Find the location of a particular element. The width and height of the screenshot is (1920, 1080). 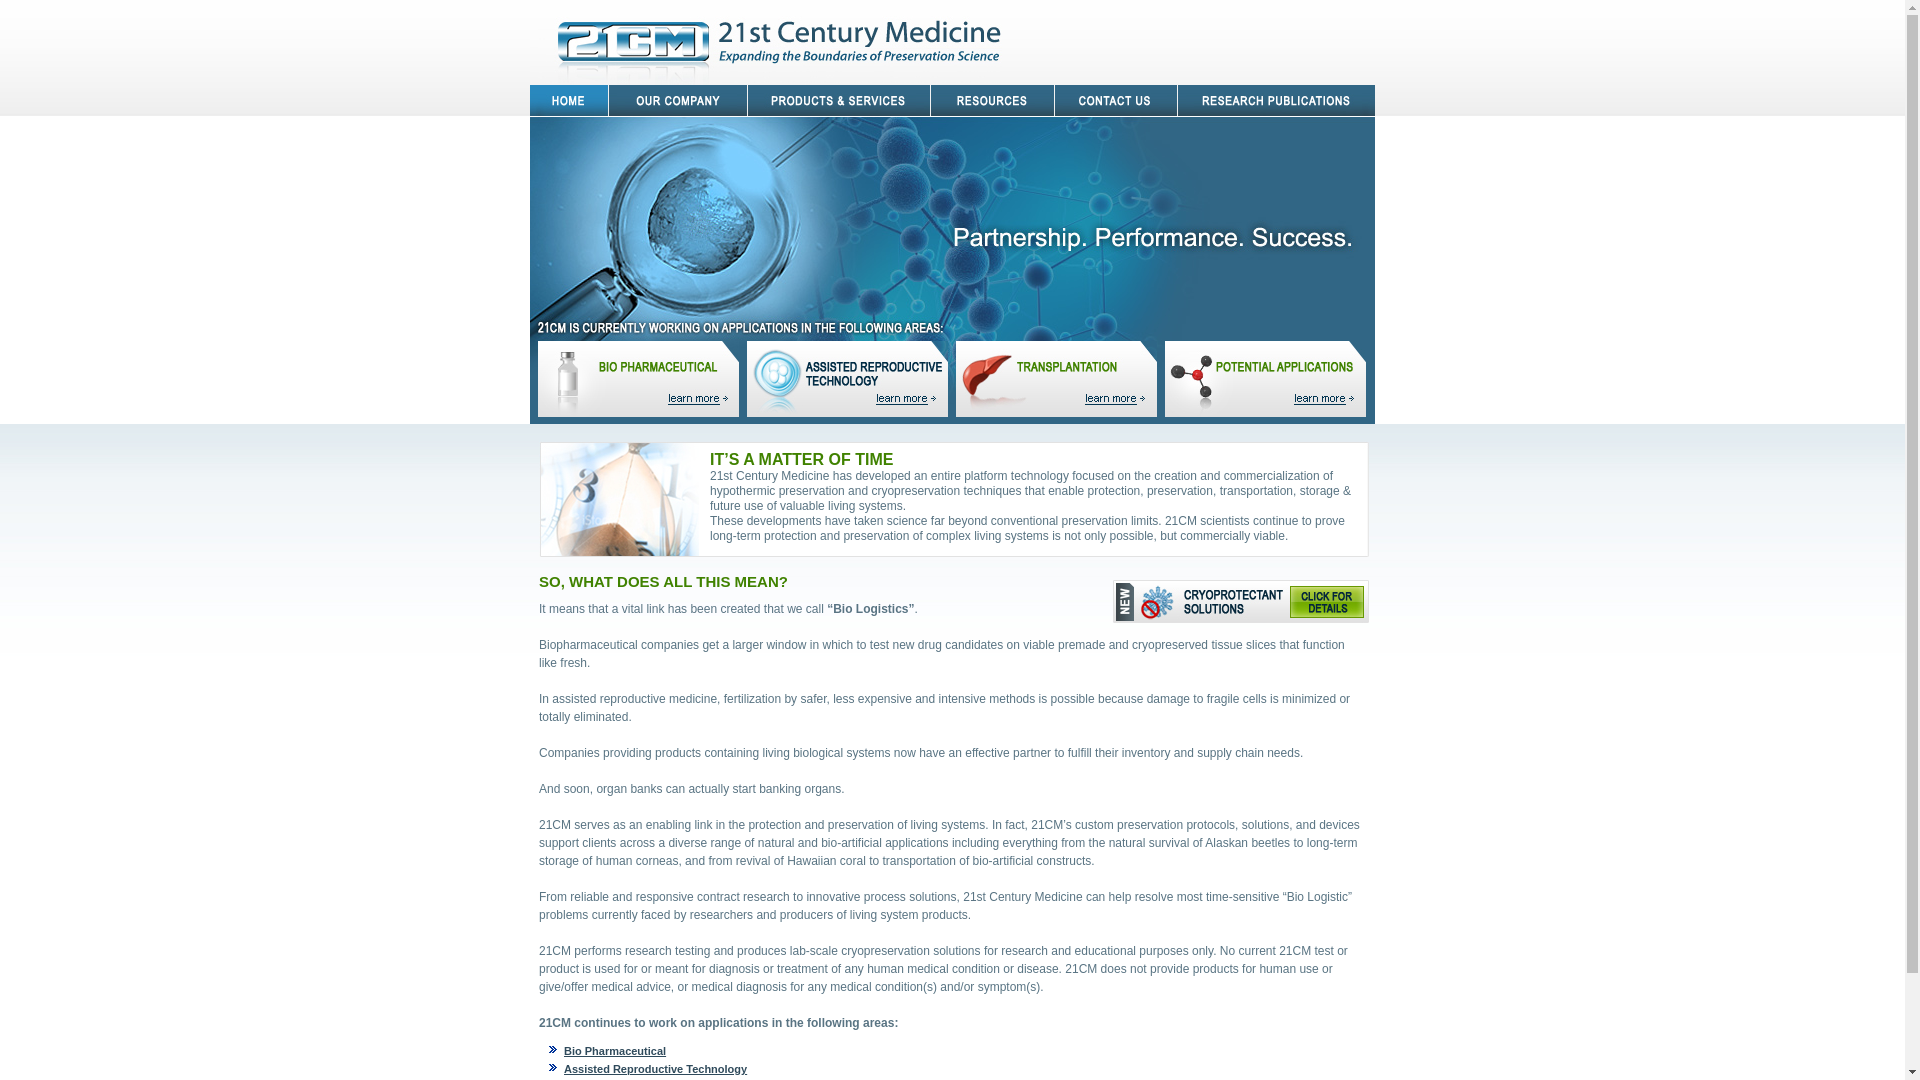

'Research Publications' is located at coordinates (1275, 100).